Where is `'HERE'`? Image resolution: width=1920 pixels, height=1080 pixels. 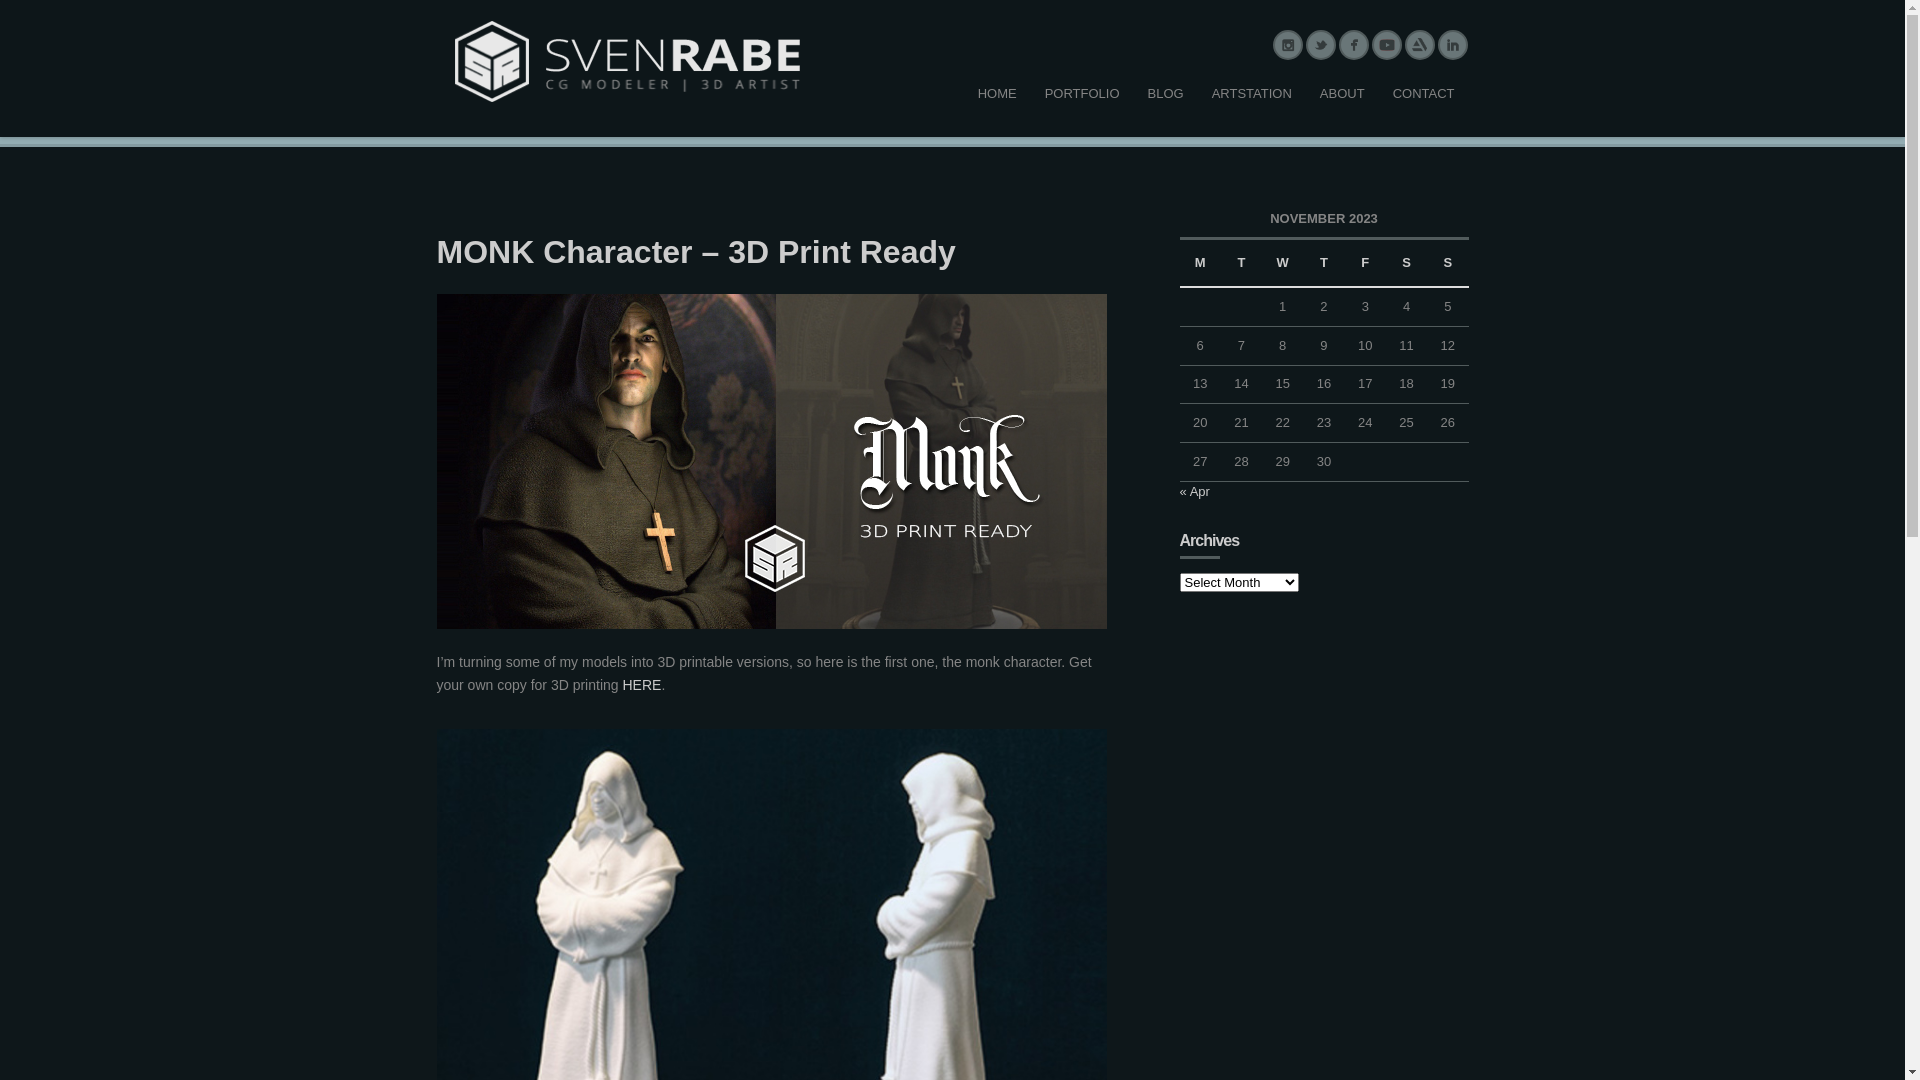
'HERE' is located at coordinates (641, 684).